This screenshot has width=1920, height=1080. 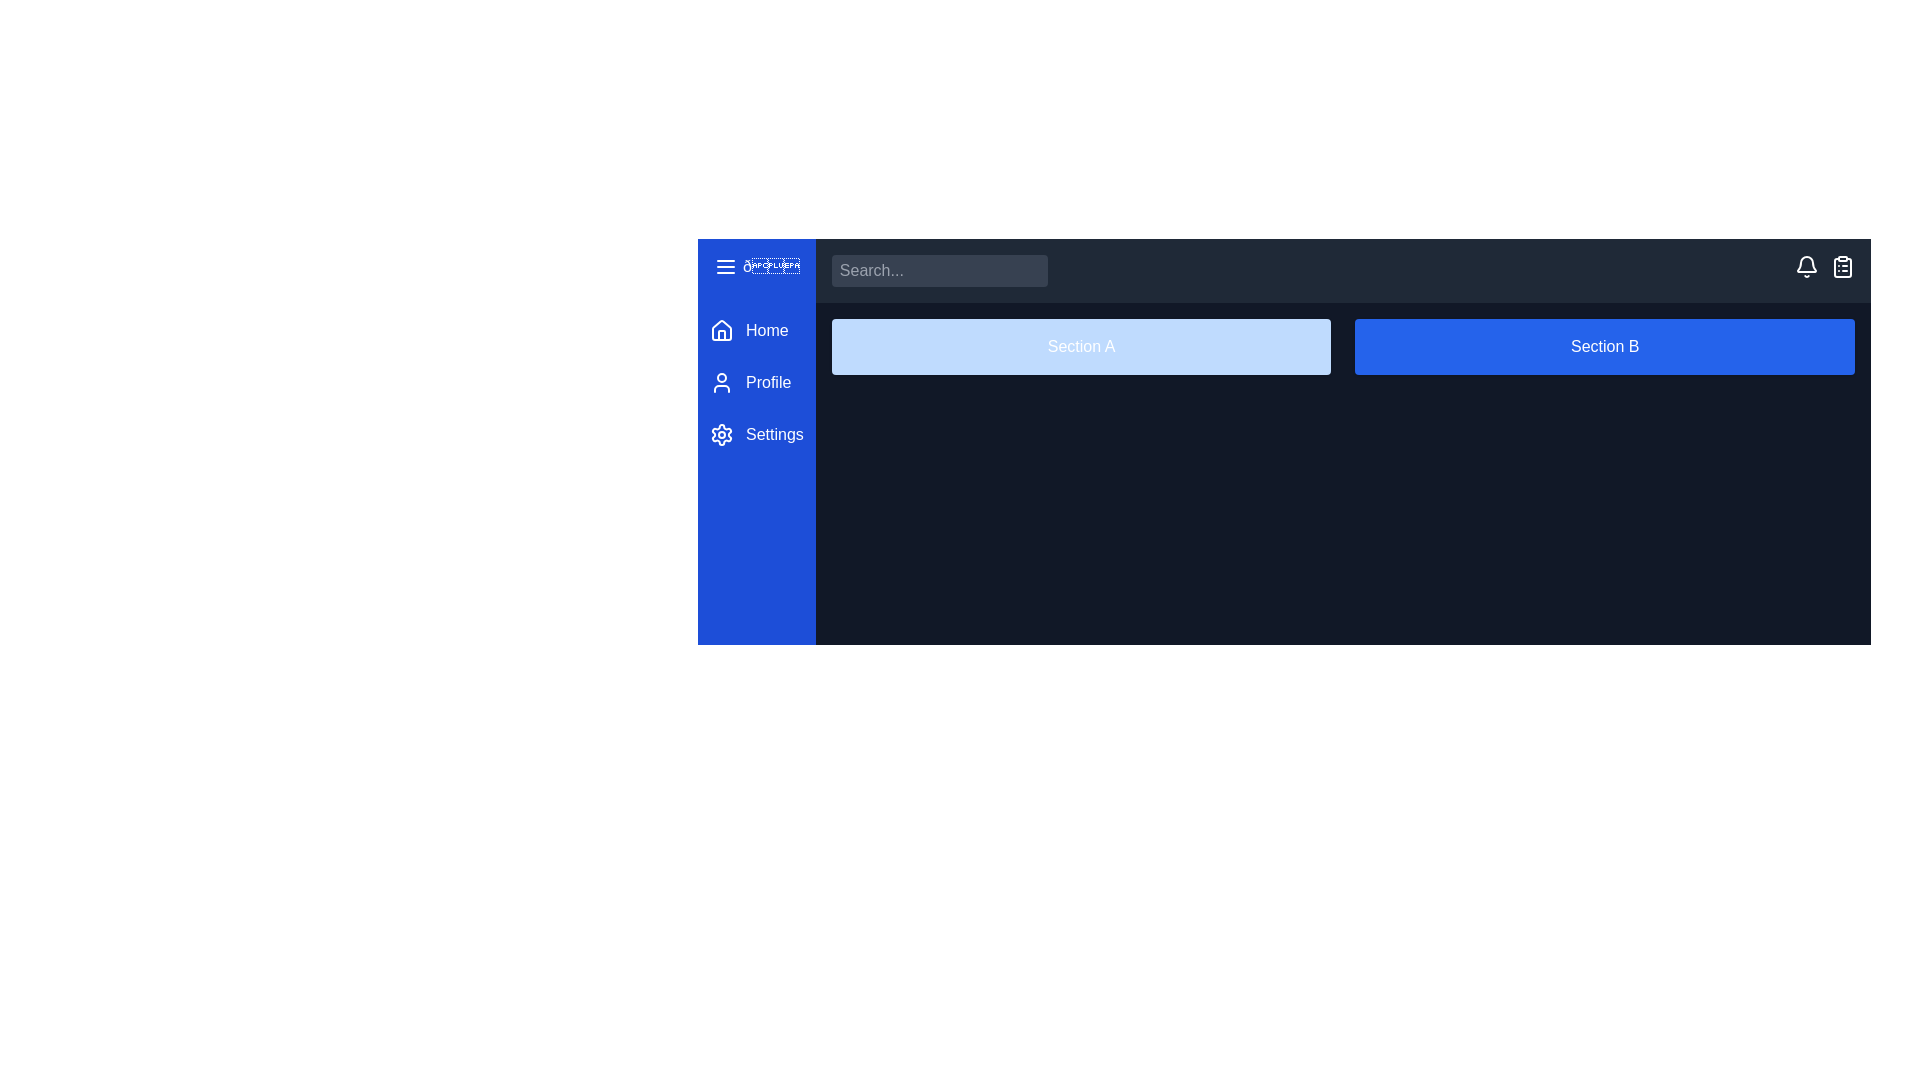 What do you see at coordinates (770, 265) in the screenshot?
I see `the interactive button or clickable icon located in the top-left corner of the sidebar` at bounding box center [770, 265].